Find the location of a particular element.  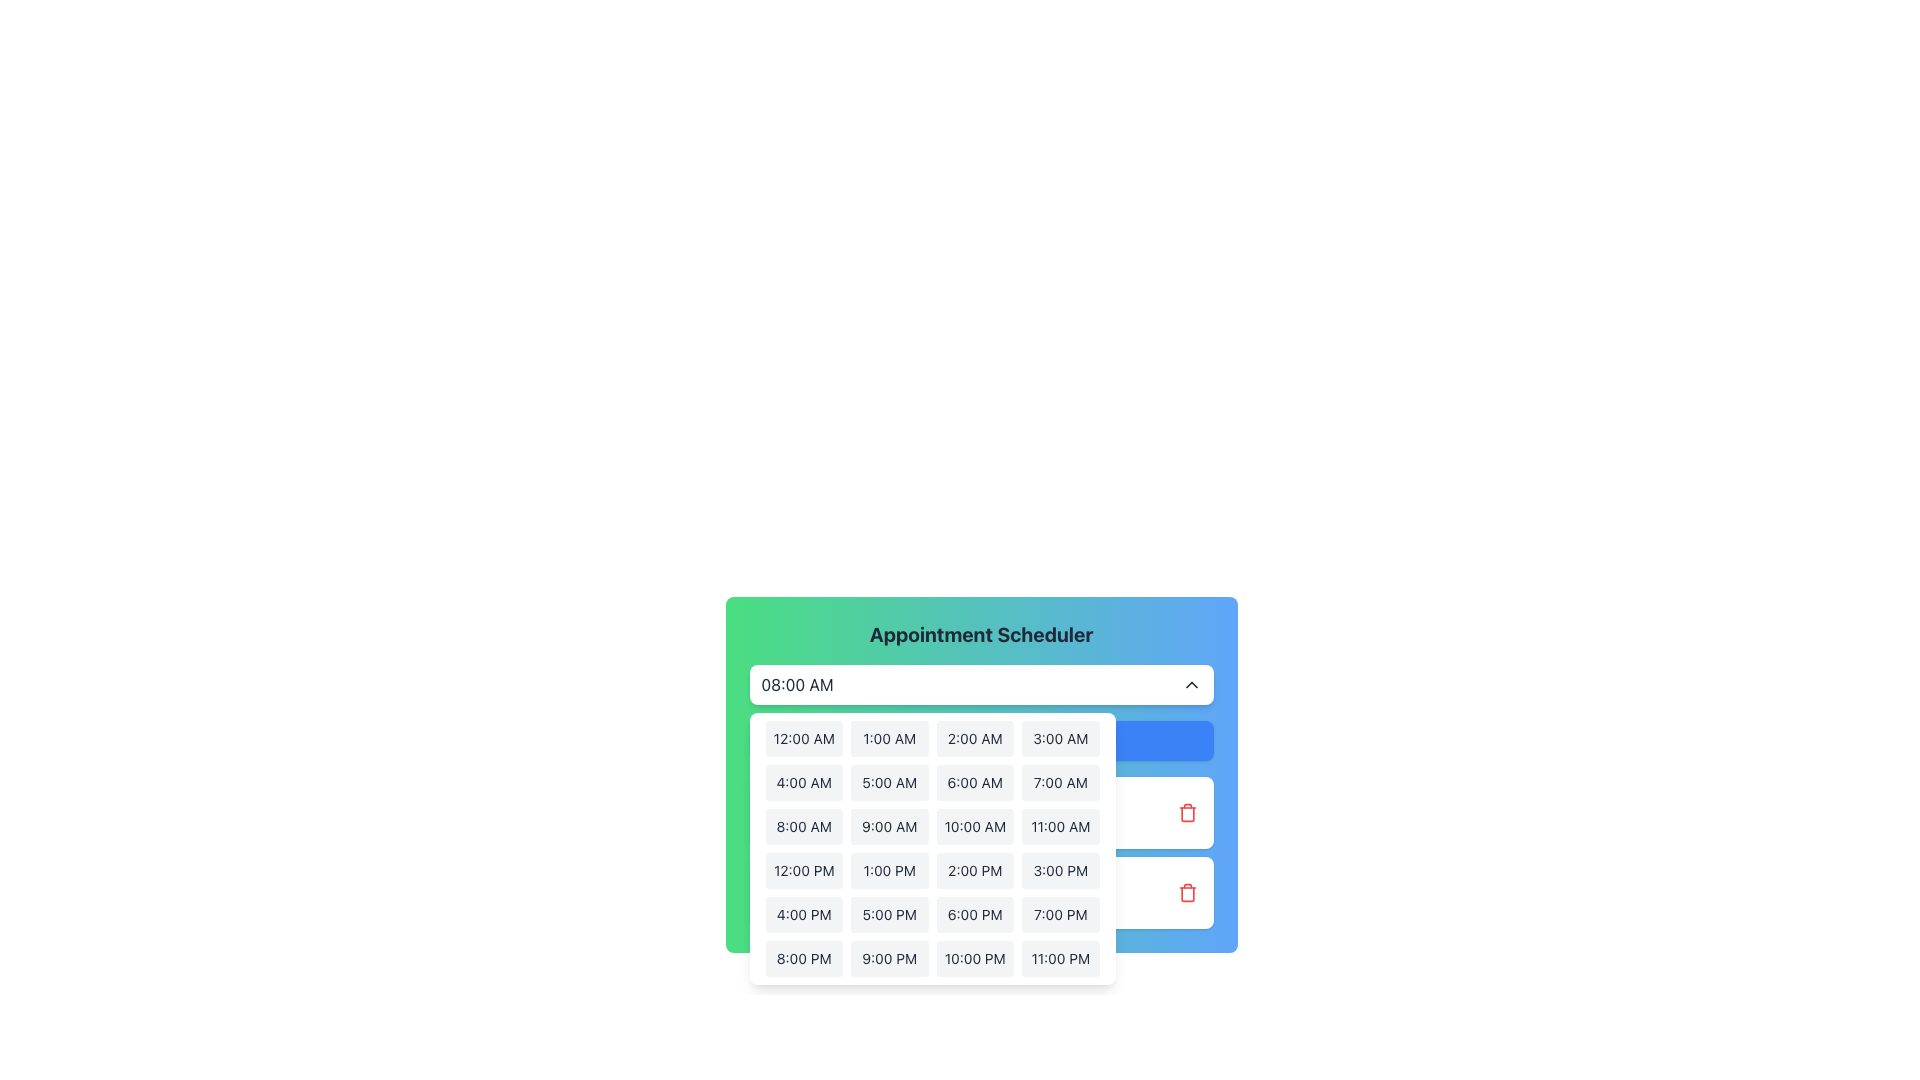

the '7:00 AM' button is located at coordinates (1059, 782).